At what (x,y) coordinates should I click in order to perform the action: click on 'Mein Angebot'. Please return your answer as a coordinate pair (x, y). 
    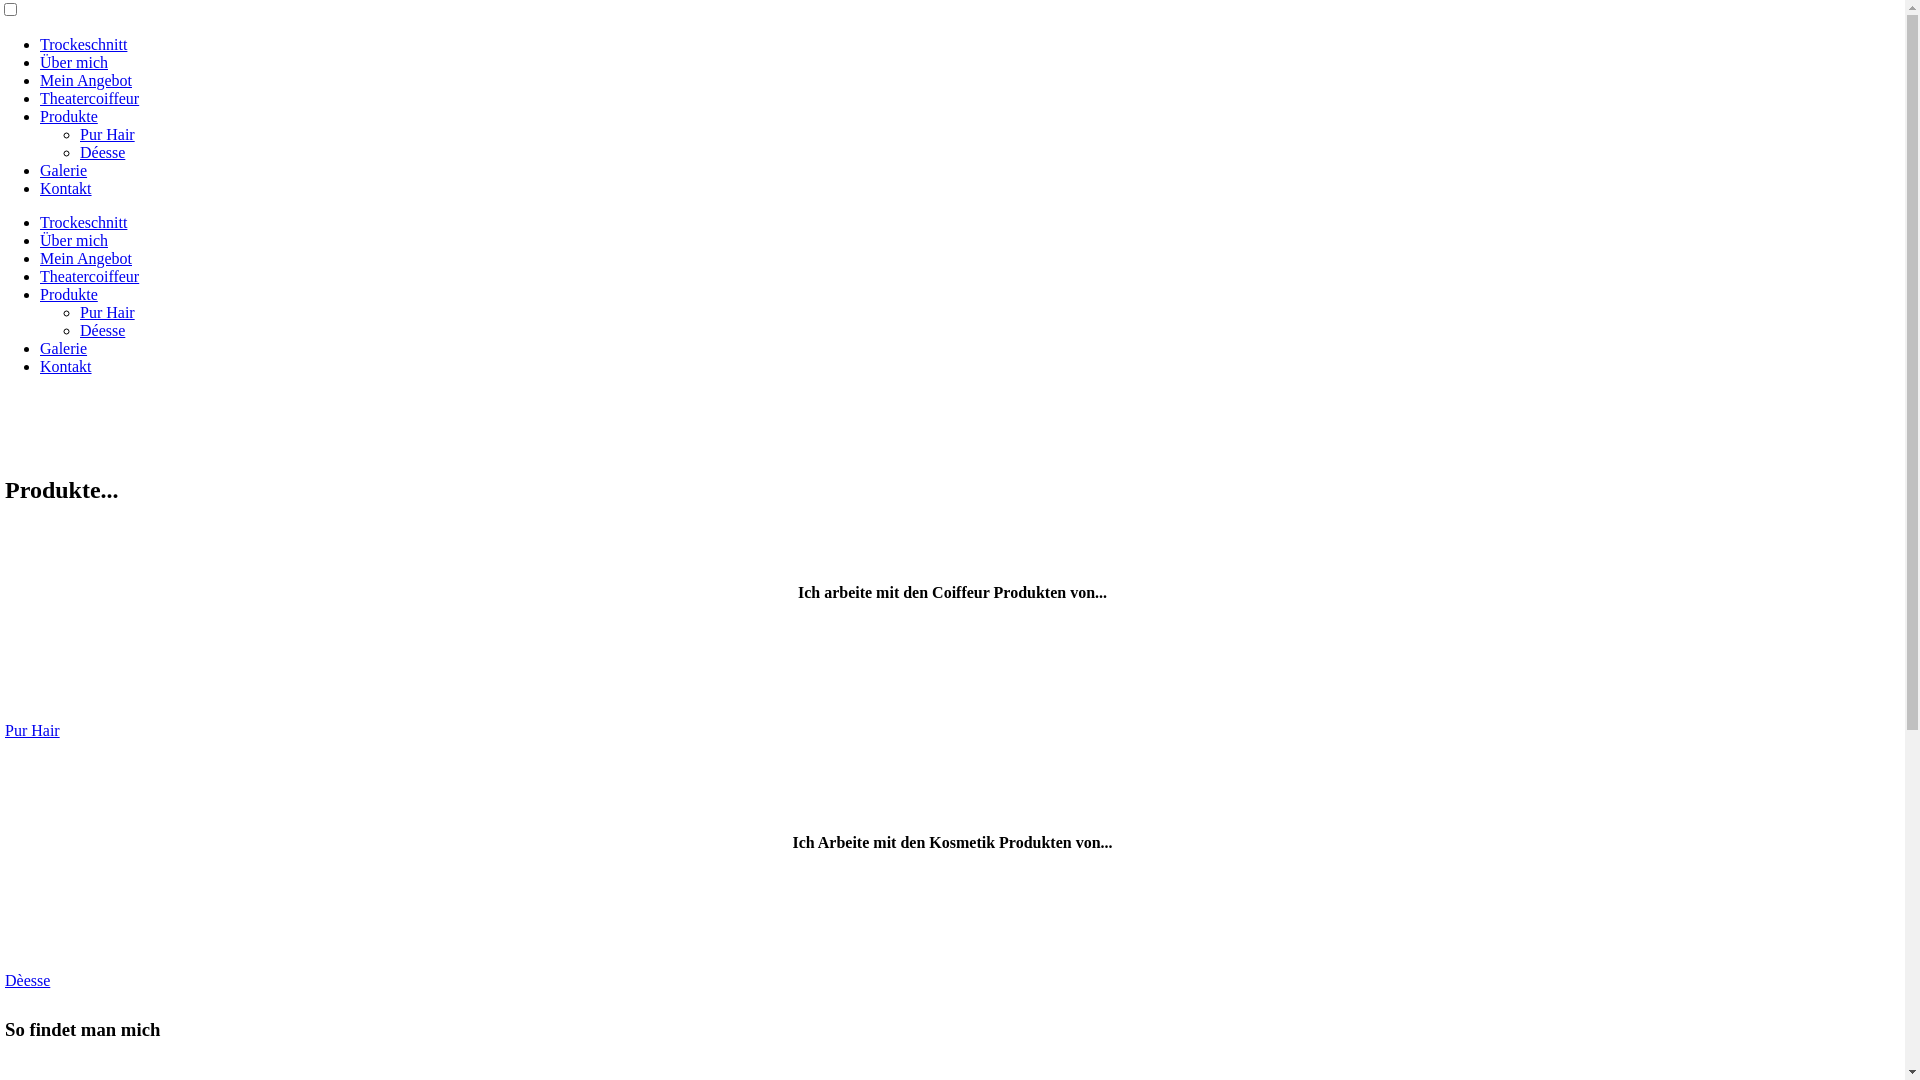
    Looking at the image, I should click on (39, 257).